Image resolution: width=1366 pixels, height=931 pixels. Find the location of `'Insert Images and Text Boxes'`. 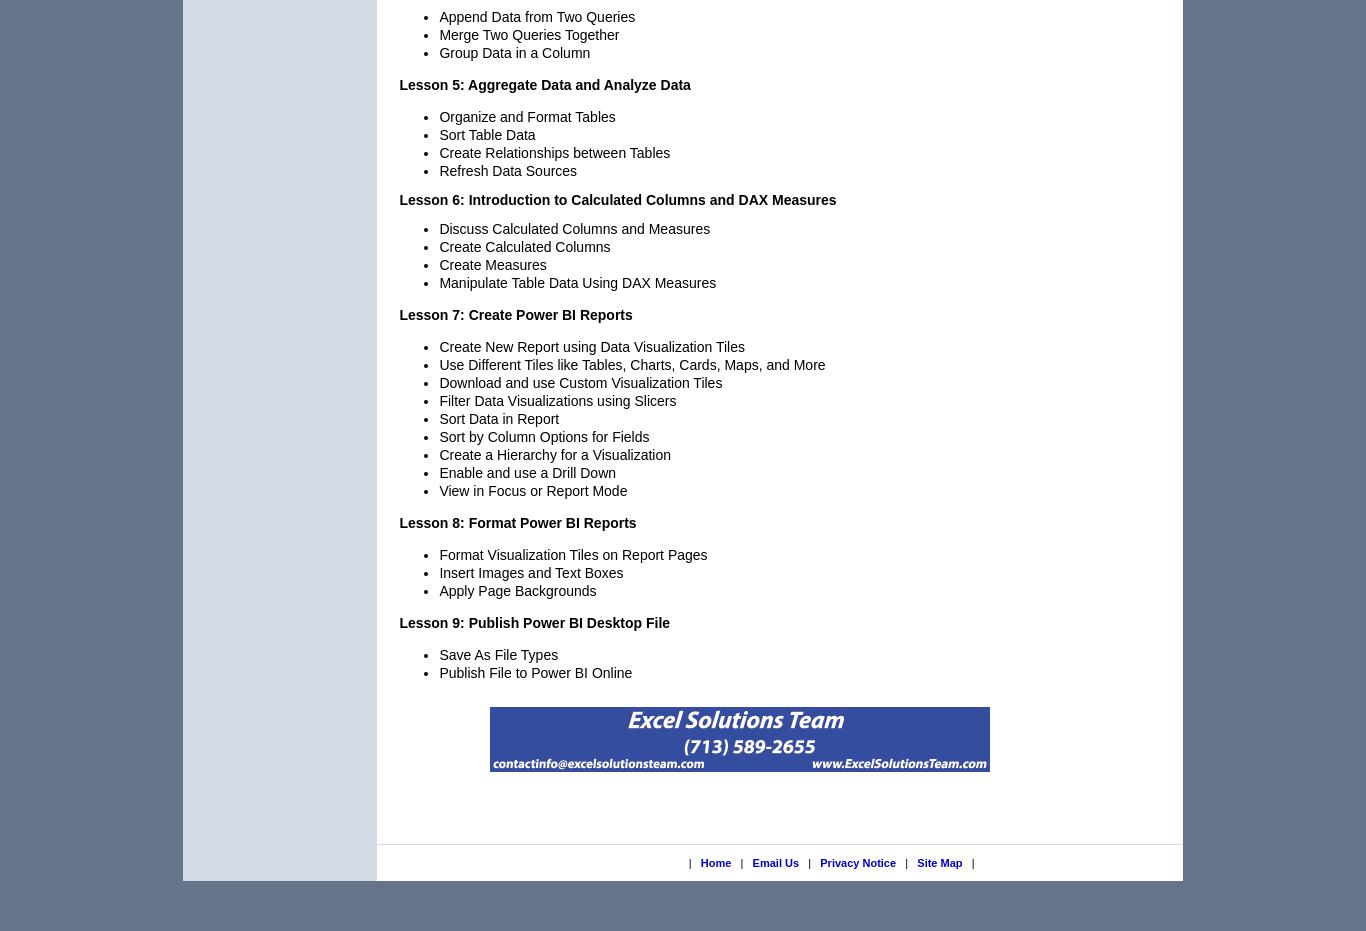

'Insert Images and Text Boxes' is located at coordinates (530, 572).